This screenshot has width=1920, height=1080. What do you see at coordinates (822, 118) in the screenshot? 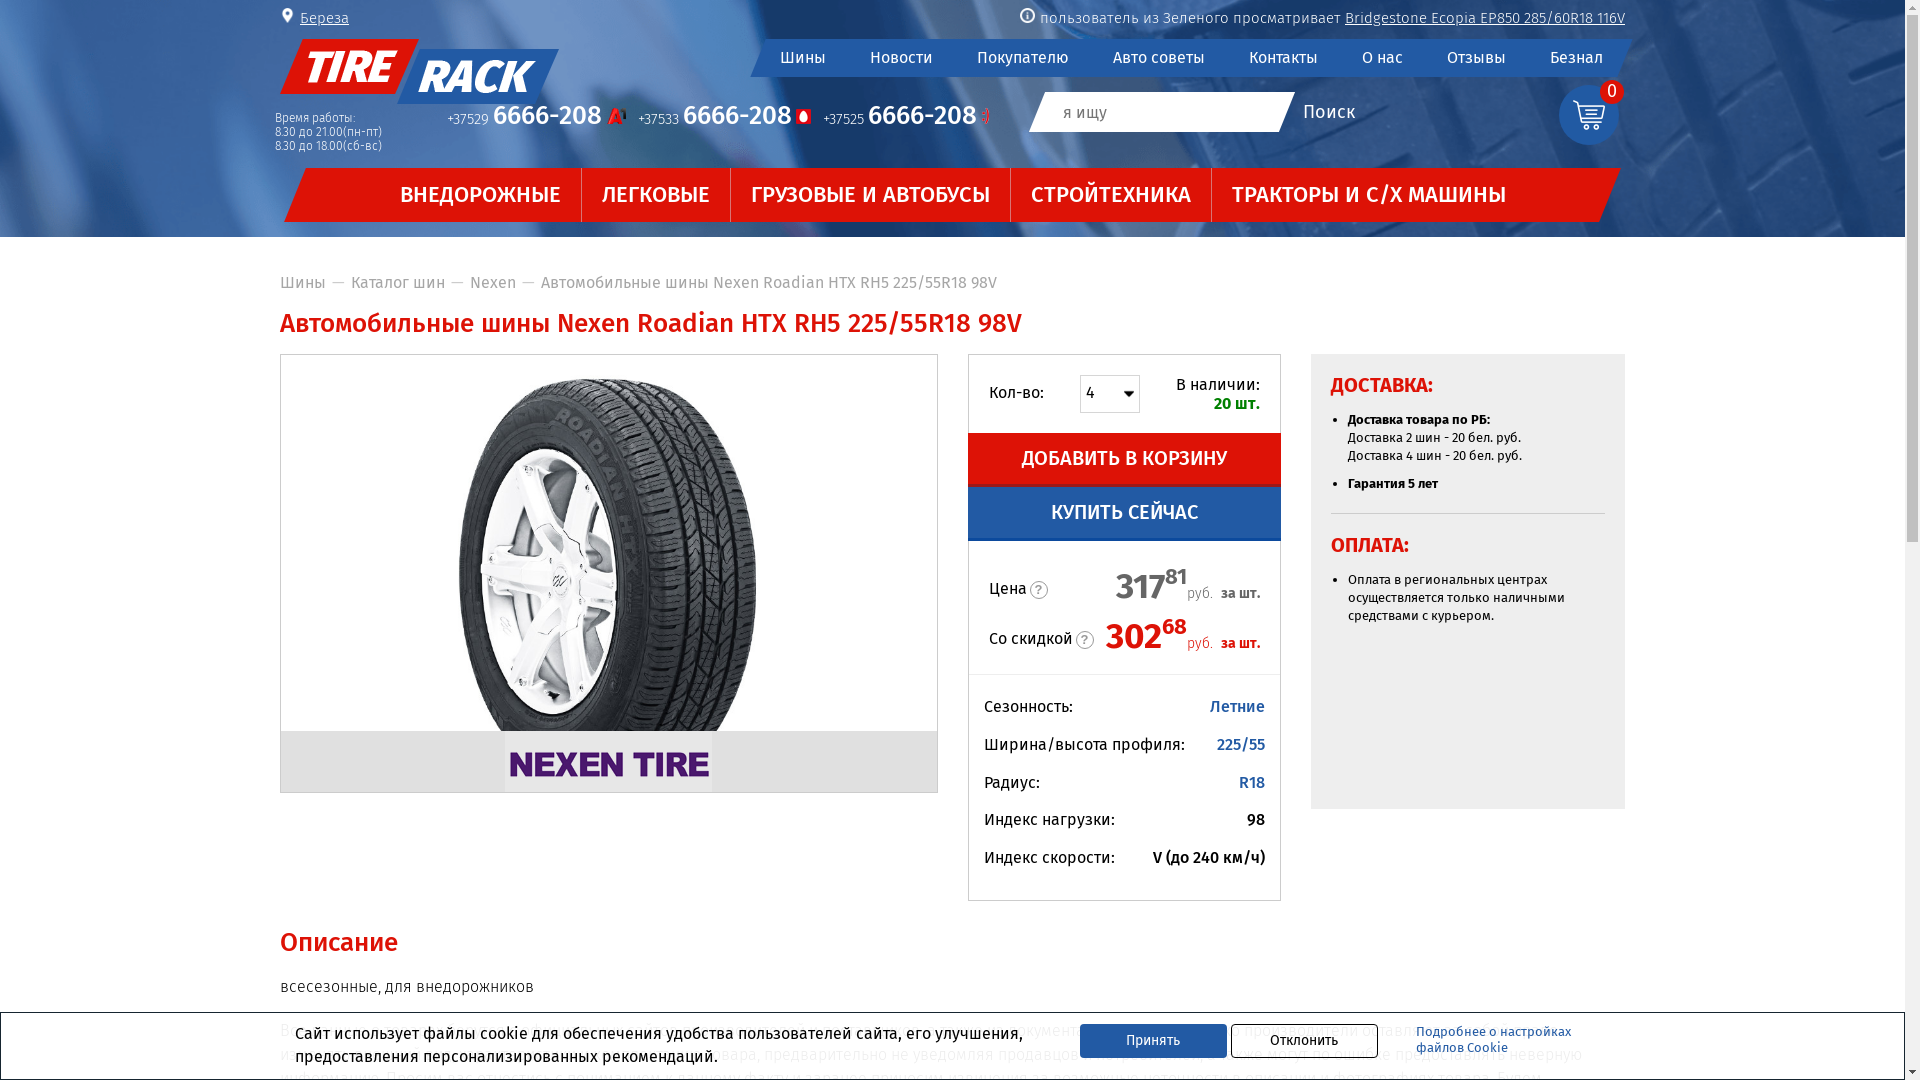
I see `'+37525 6666-208'` at bounding box center [822, 118].